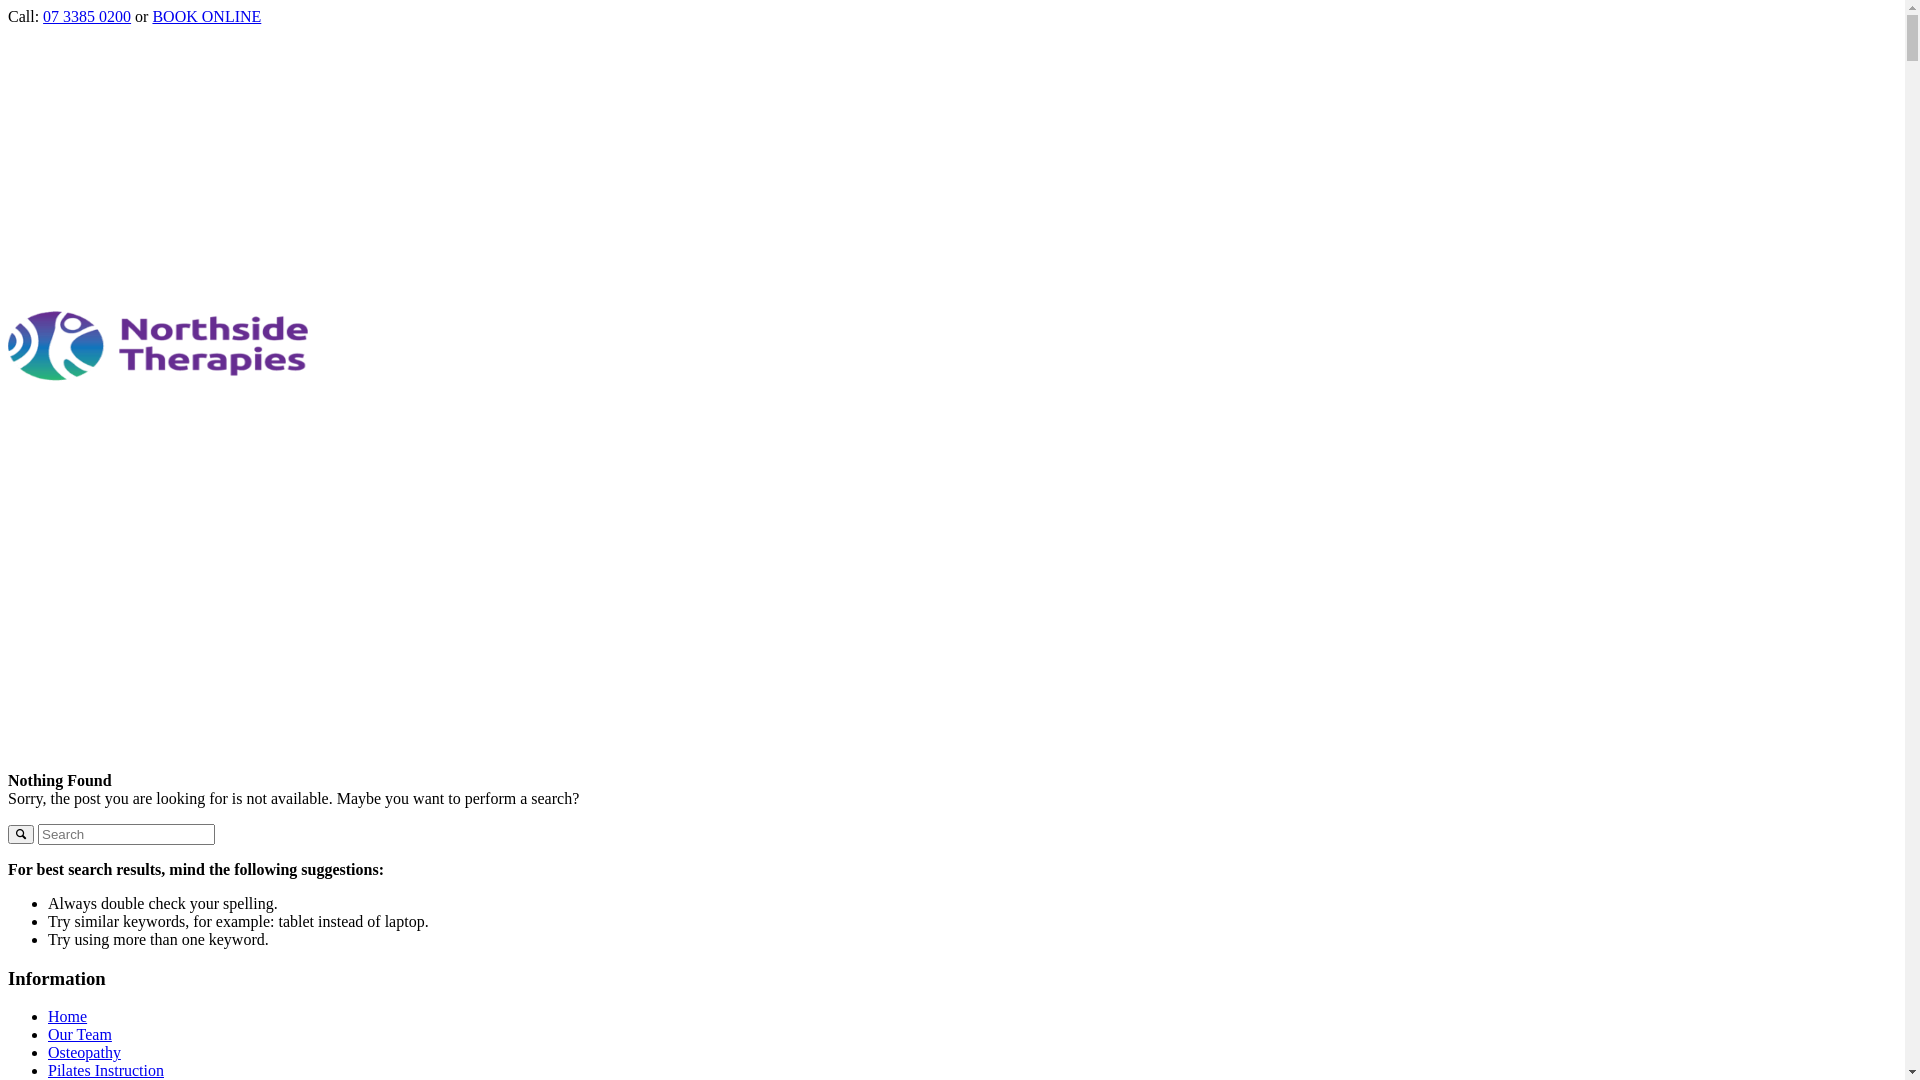 The height and width of the screenshot is (1080, 1920). I want to click on '07 3385 0200', so click(43, 16).